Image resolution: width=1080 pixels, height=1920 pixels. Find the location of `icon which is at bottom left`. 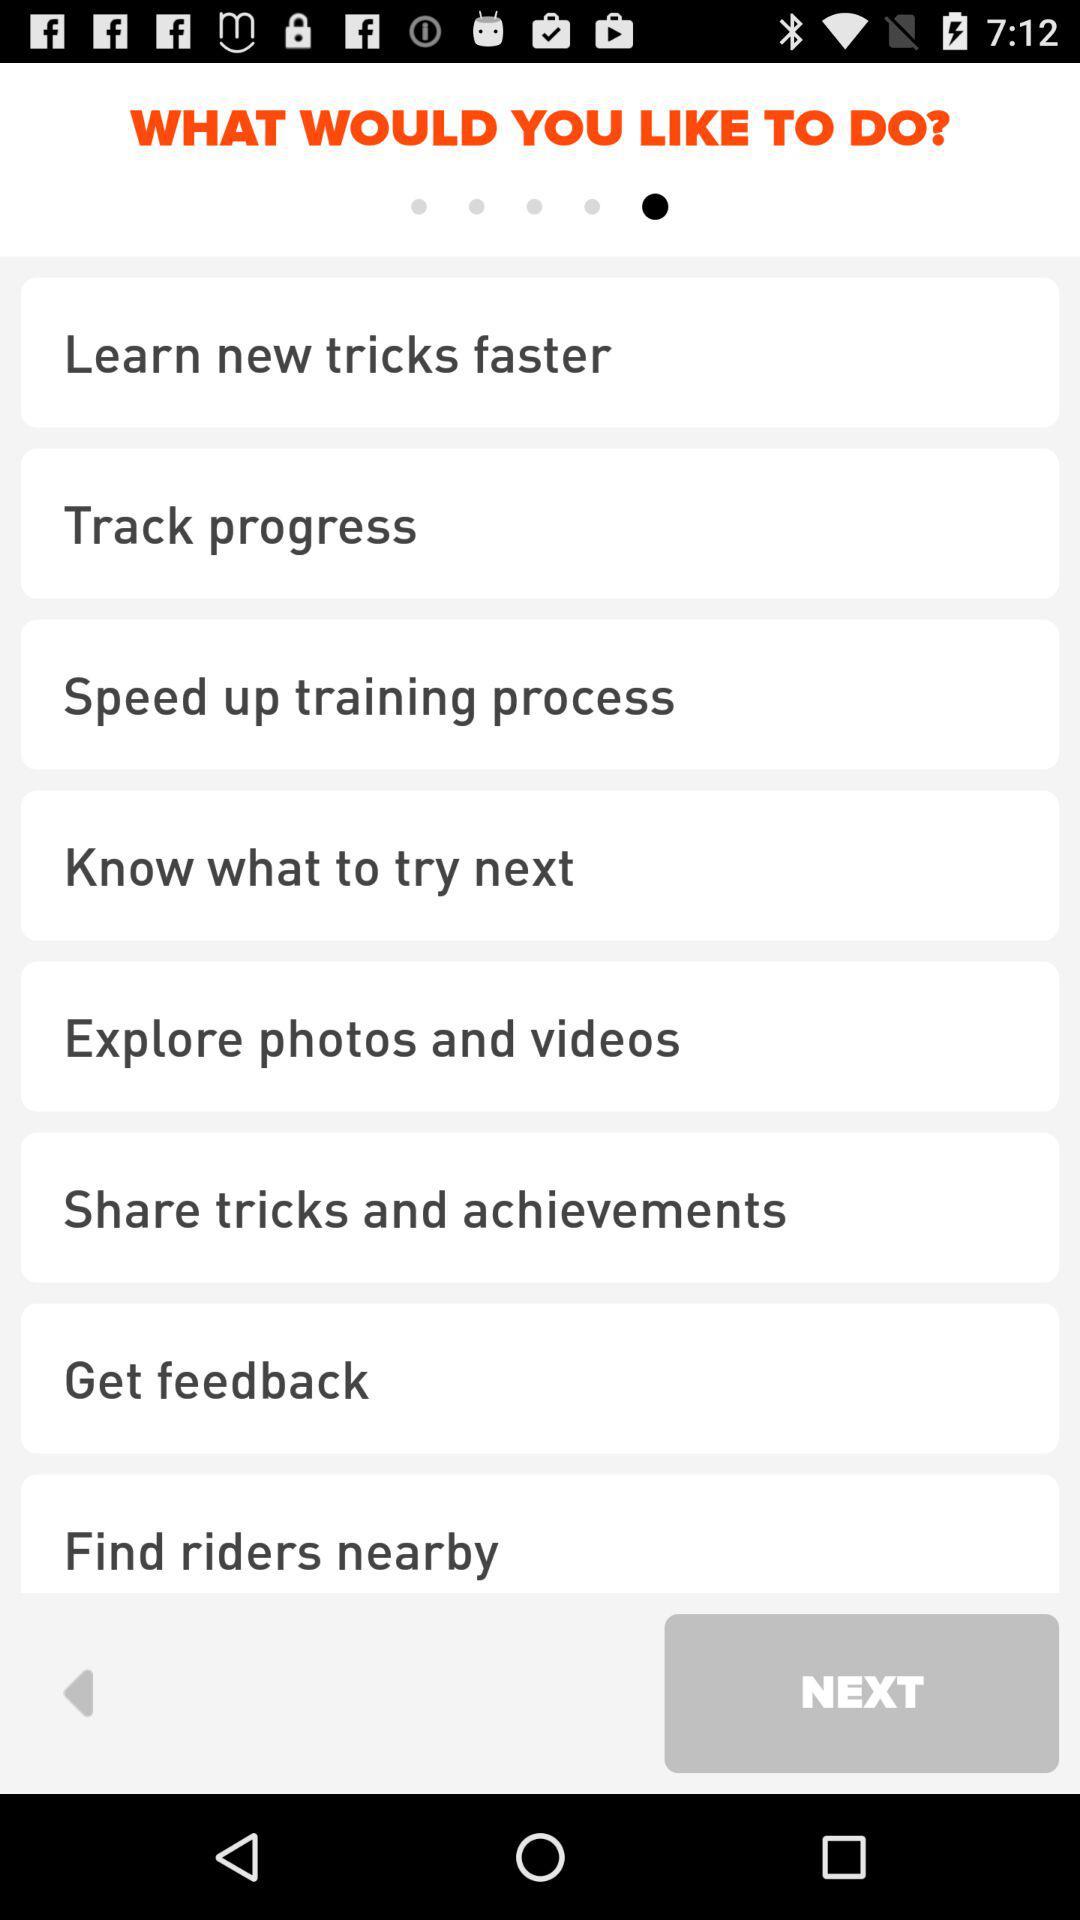

icon which is at bottom left is located at coordinates (76, 1692).